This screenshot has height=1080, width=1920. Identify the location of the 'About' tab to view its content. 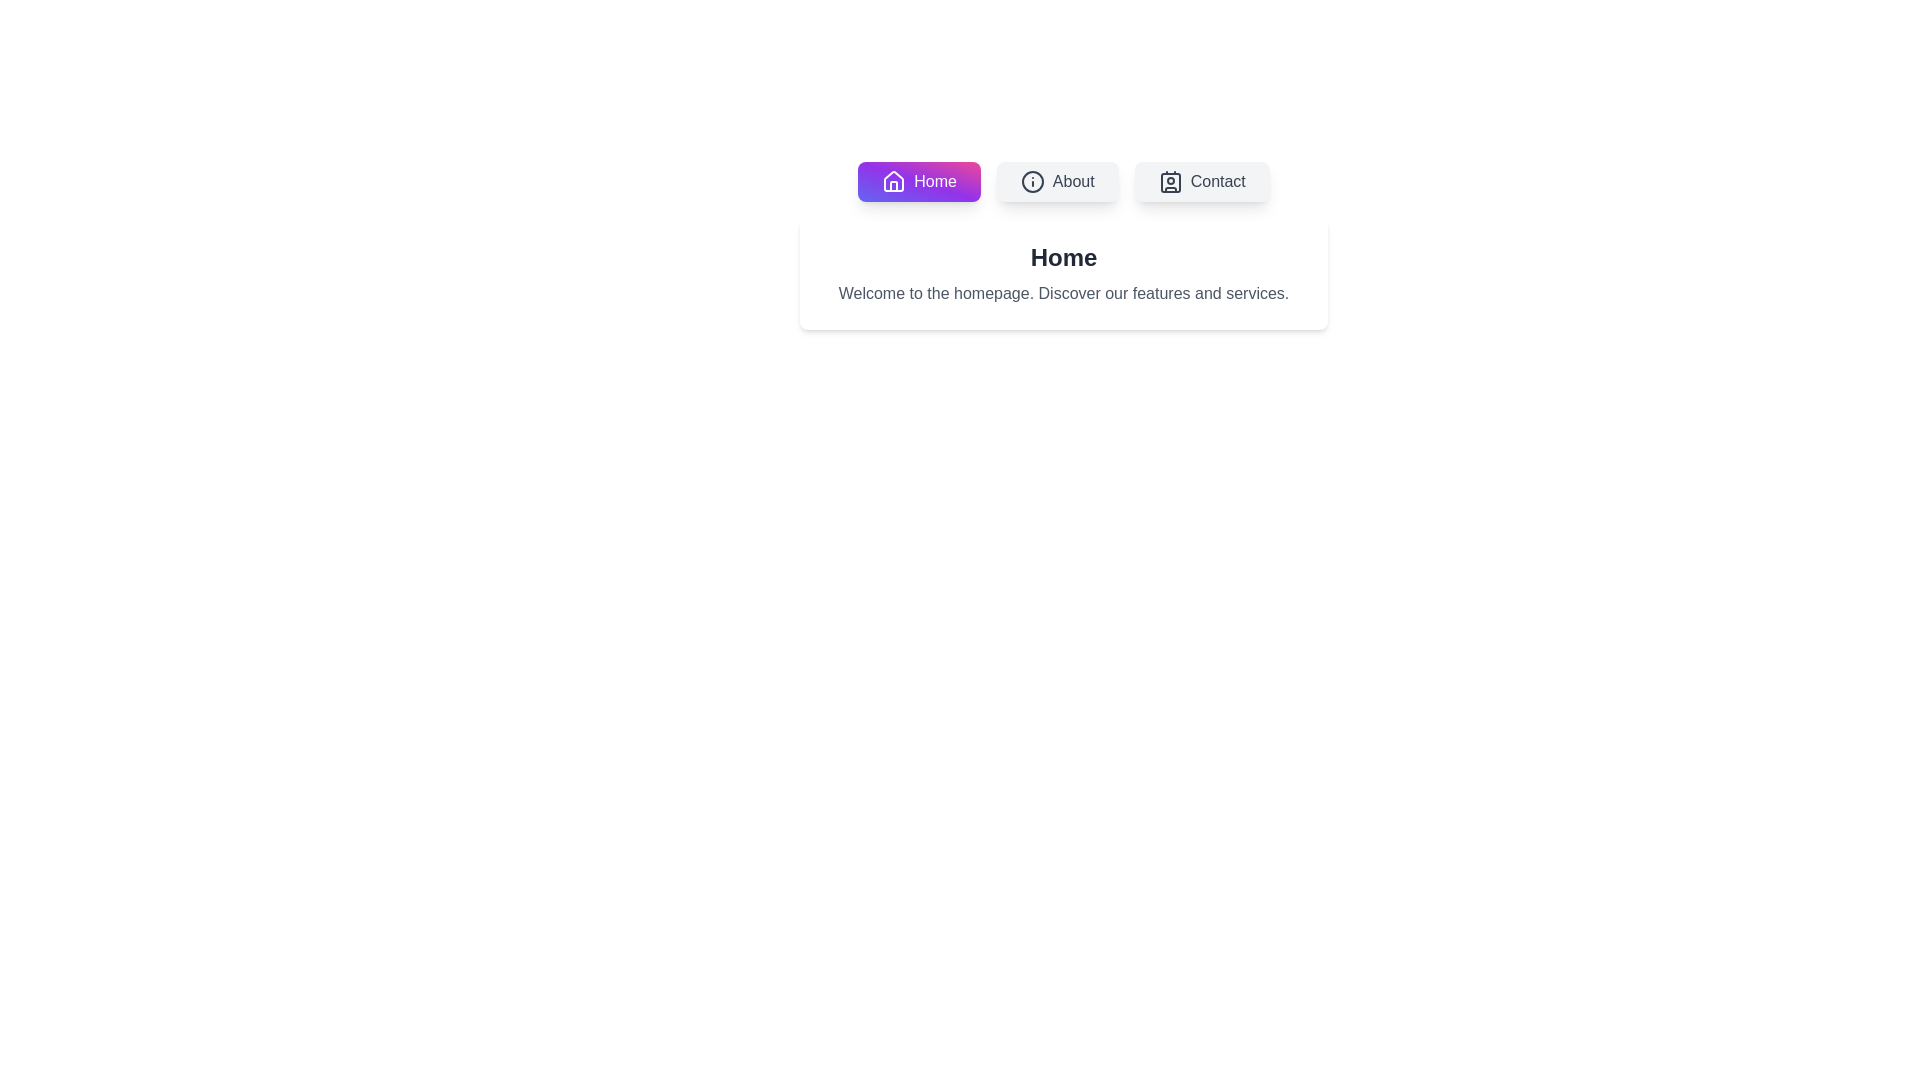
(1056, 181).